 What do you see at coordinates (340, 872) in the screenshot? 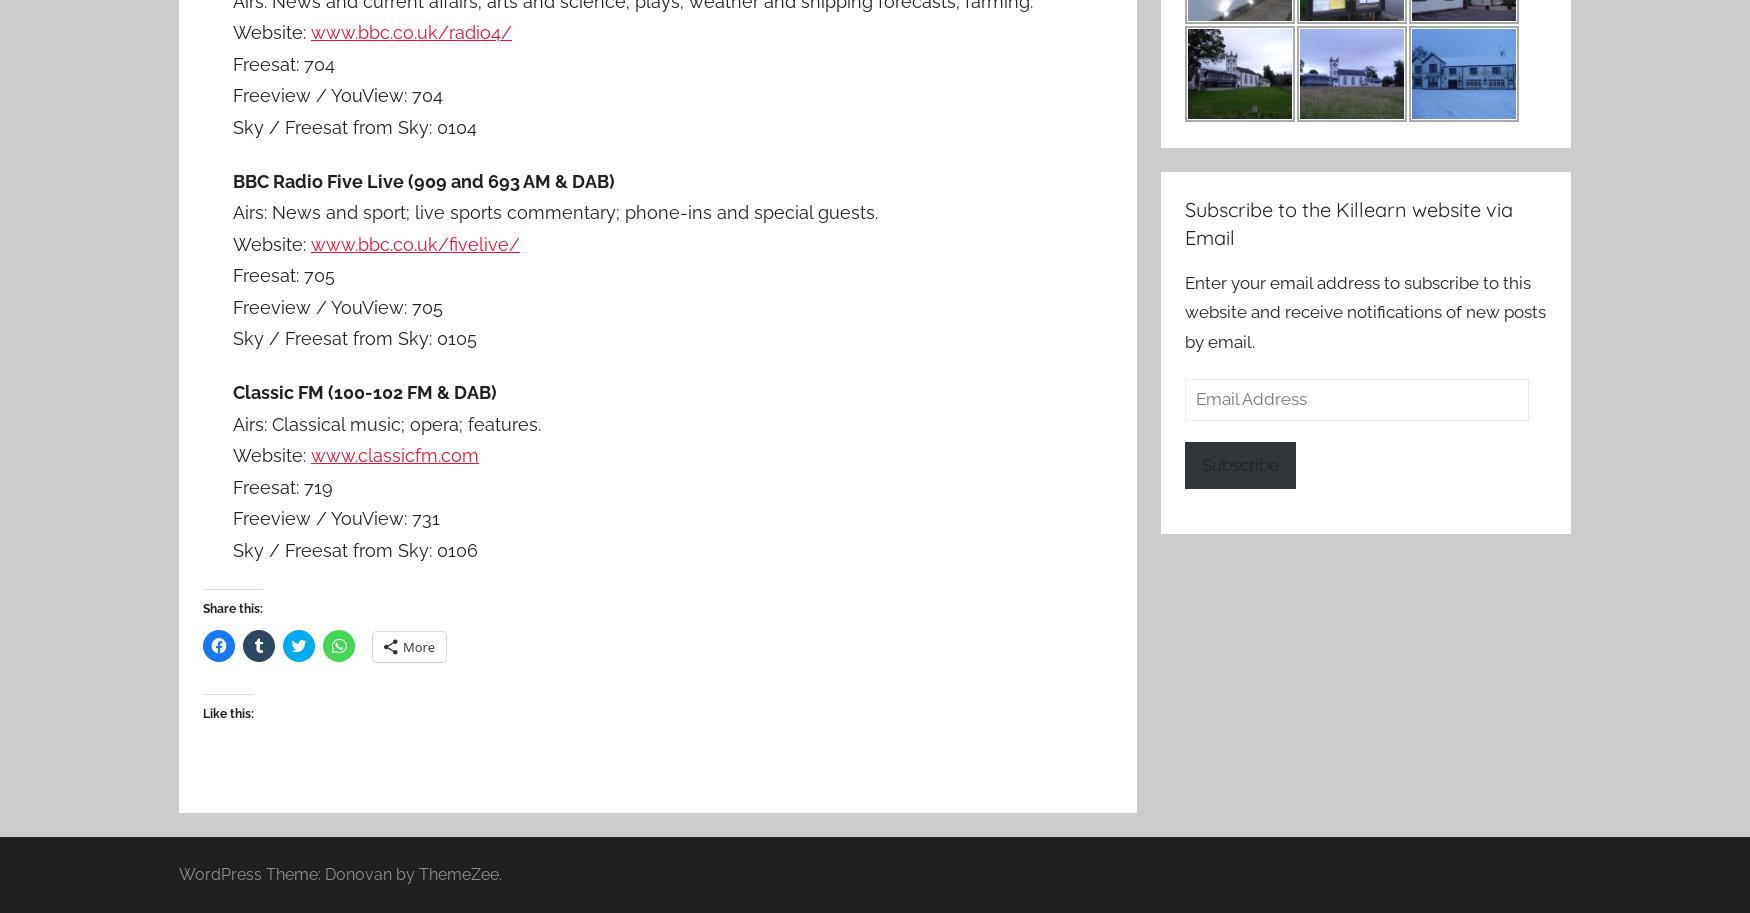
I see `'WordPress Theme: Donovan by ThemeZee.'` at bounding box center [340, 872].